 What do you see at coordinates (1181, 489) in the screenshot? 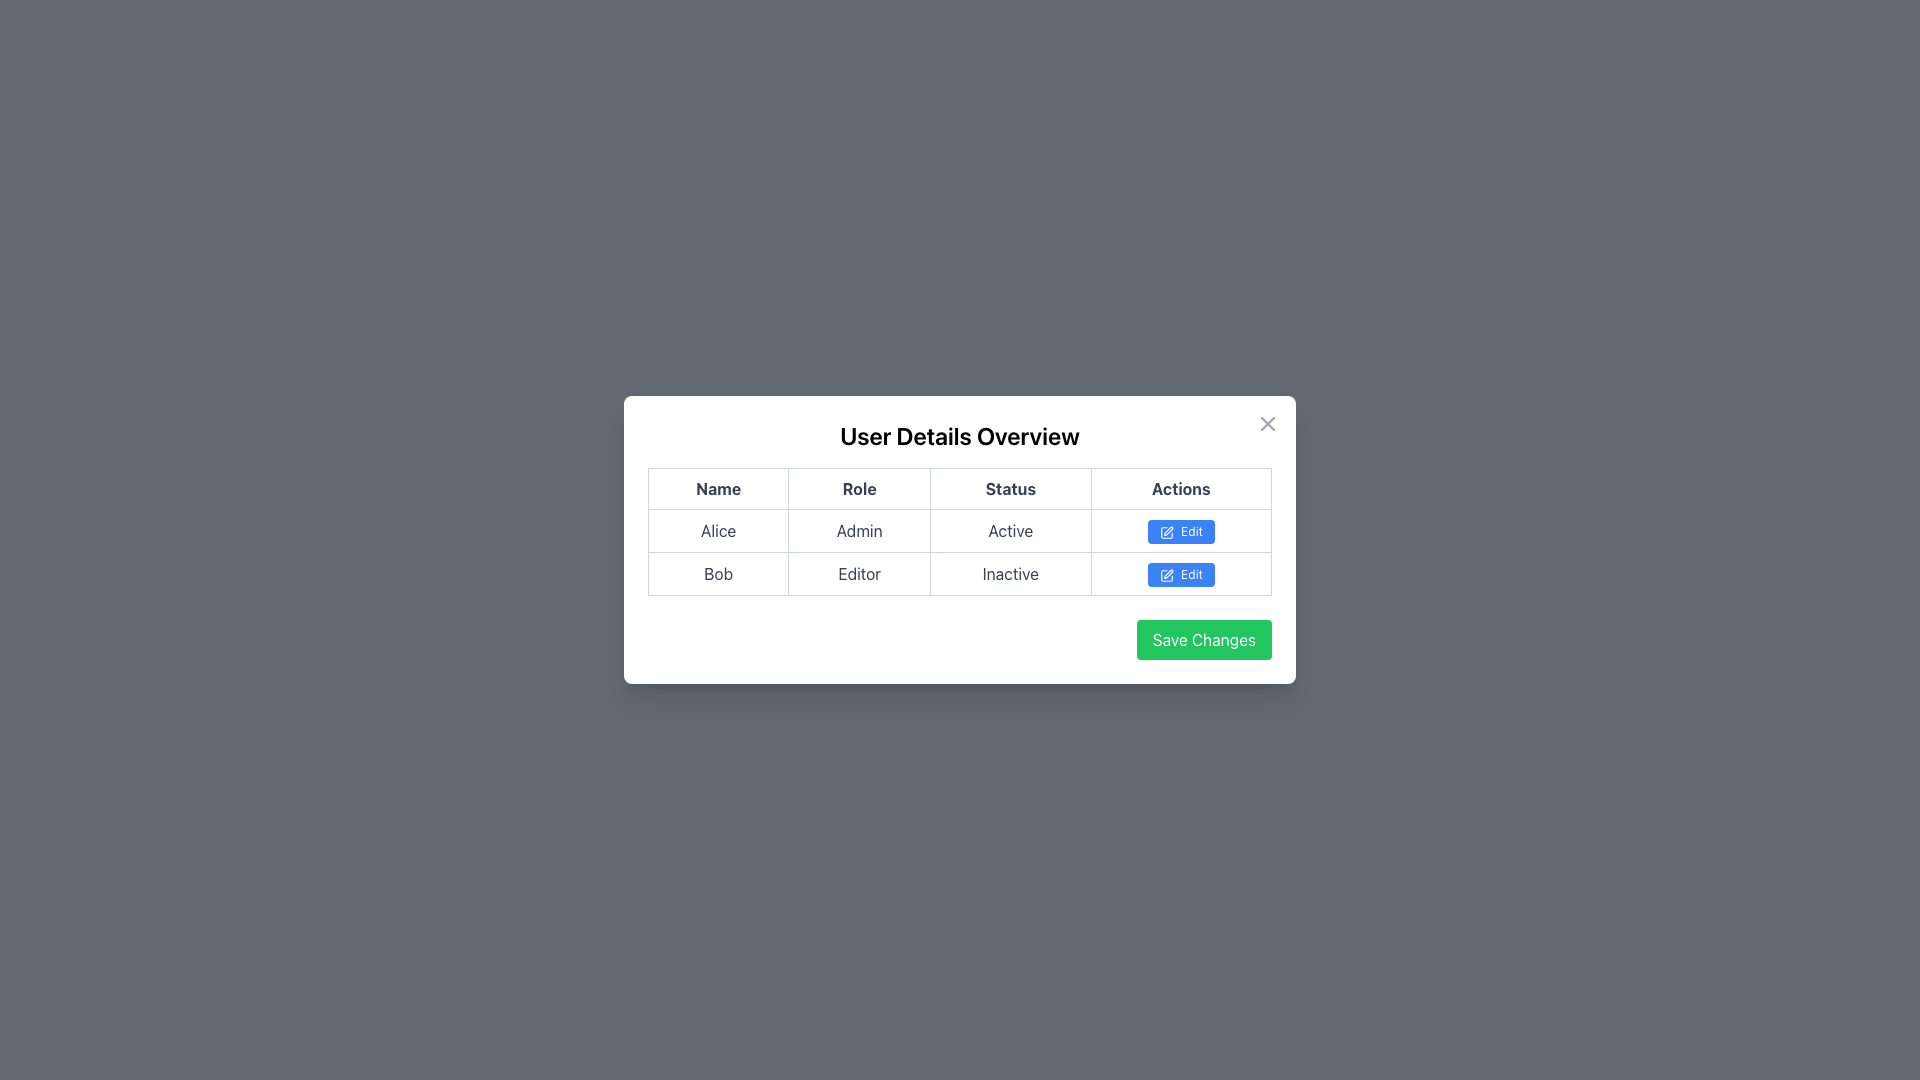
I see `the 'Actions' text label, which is the fourth column header in the table aligned to the far right of the header row` at bounding box center [1181, 489].